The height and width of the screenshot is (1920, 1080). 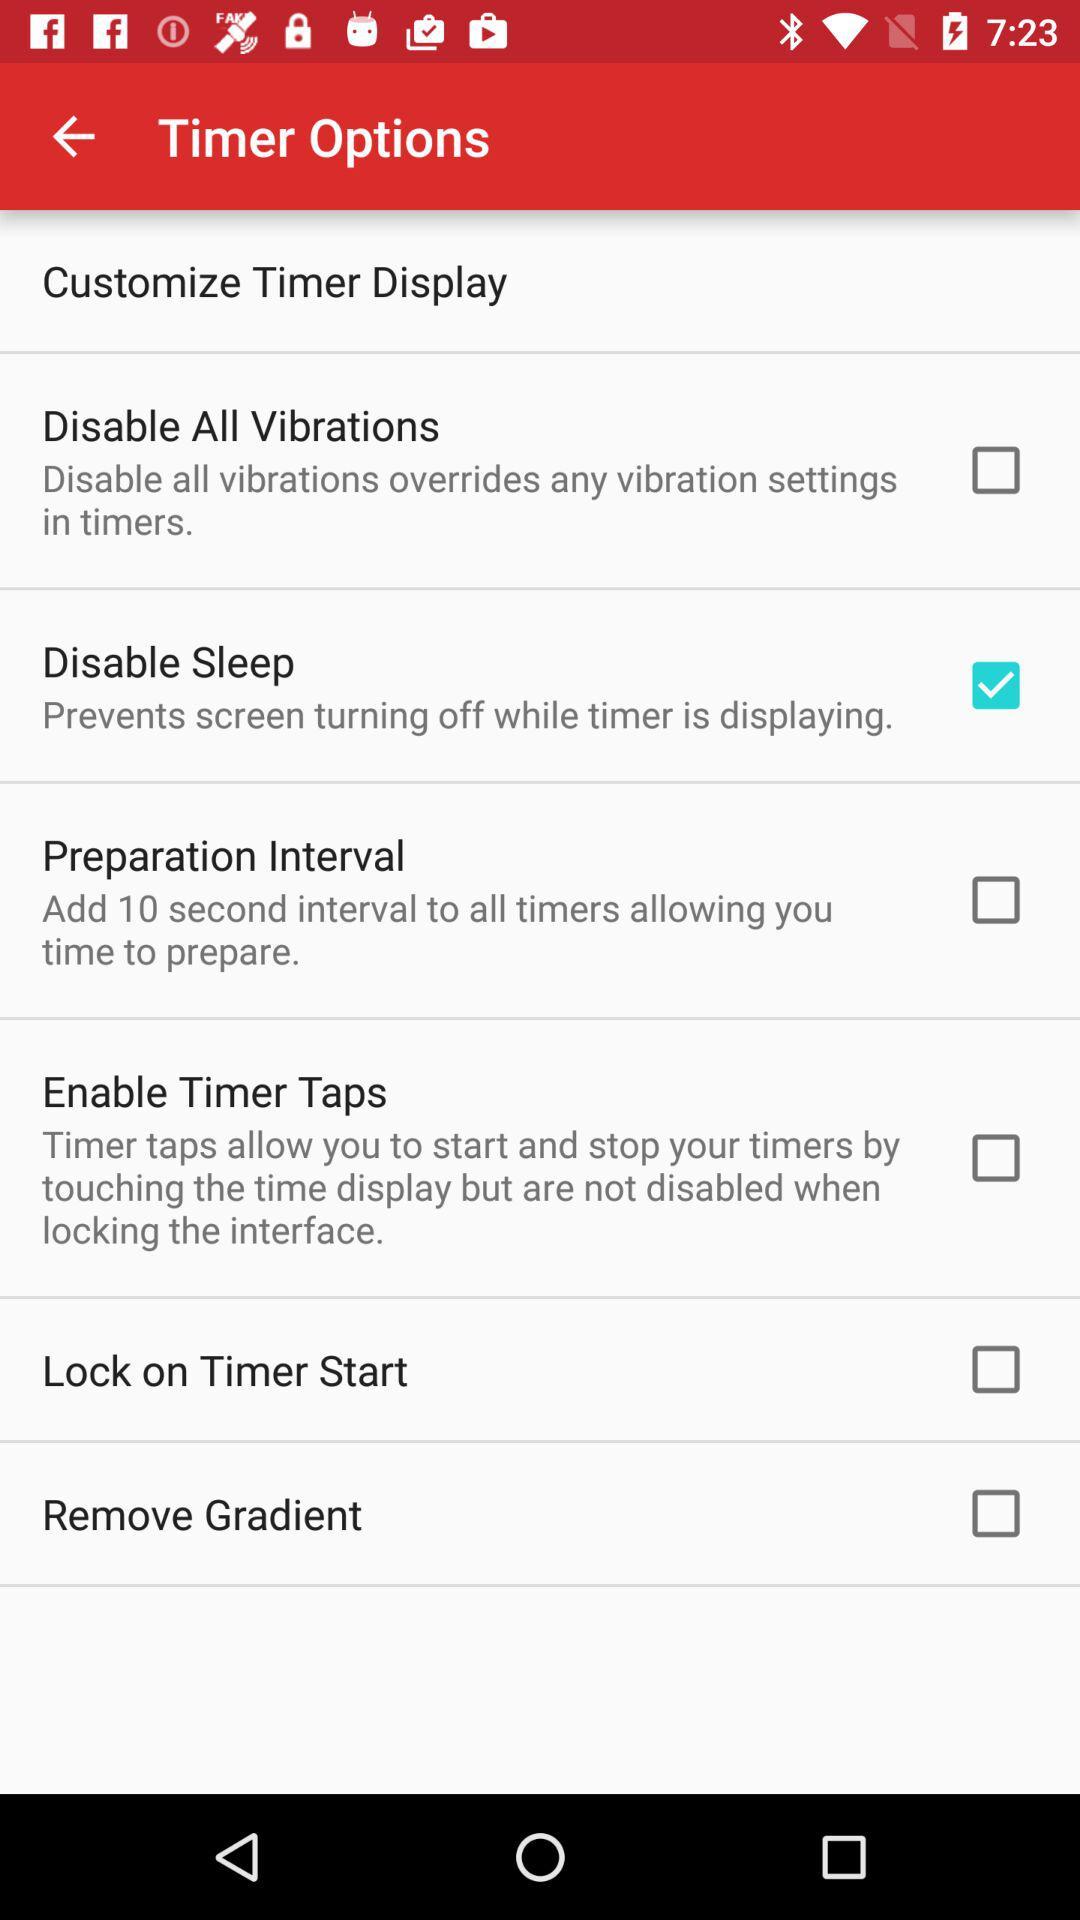 What do you see at coordinates (467, 714) in the screenshot?
I see `the icon above preparation interval item` at bounding box center [467, 714].